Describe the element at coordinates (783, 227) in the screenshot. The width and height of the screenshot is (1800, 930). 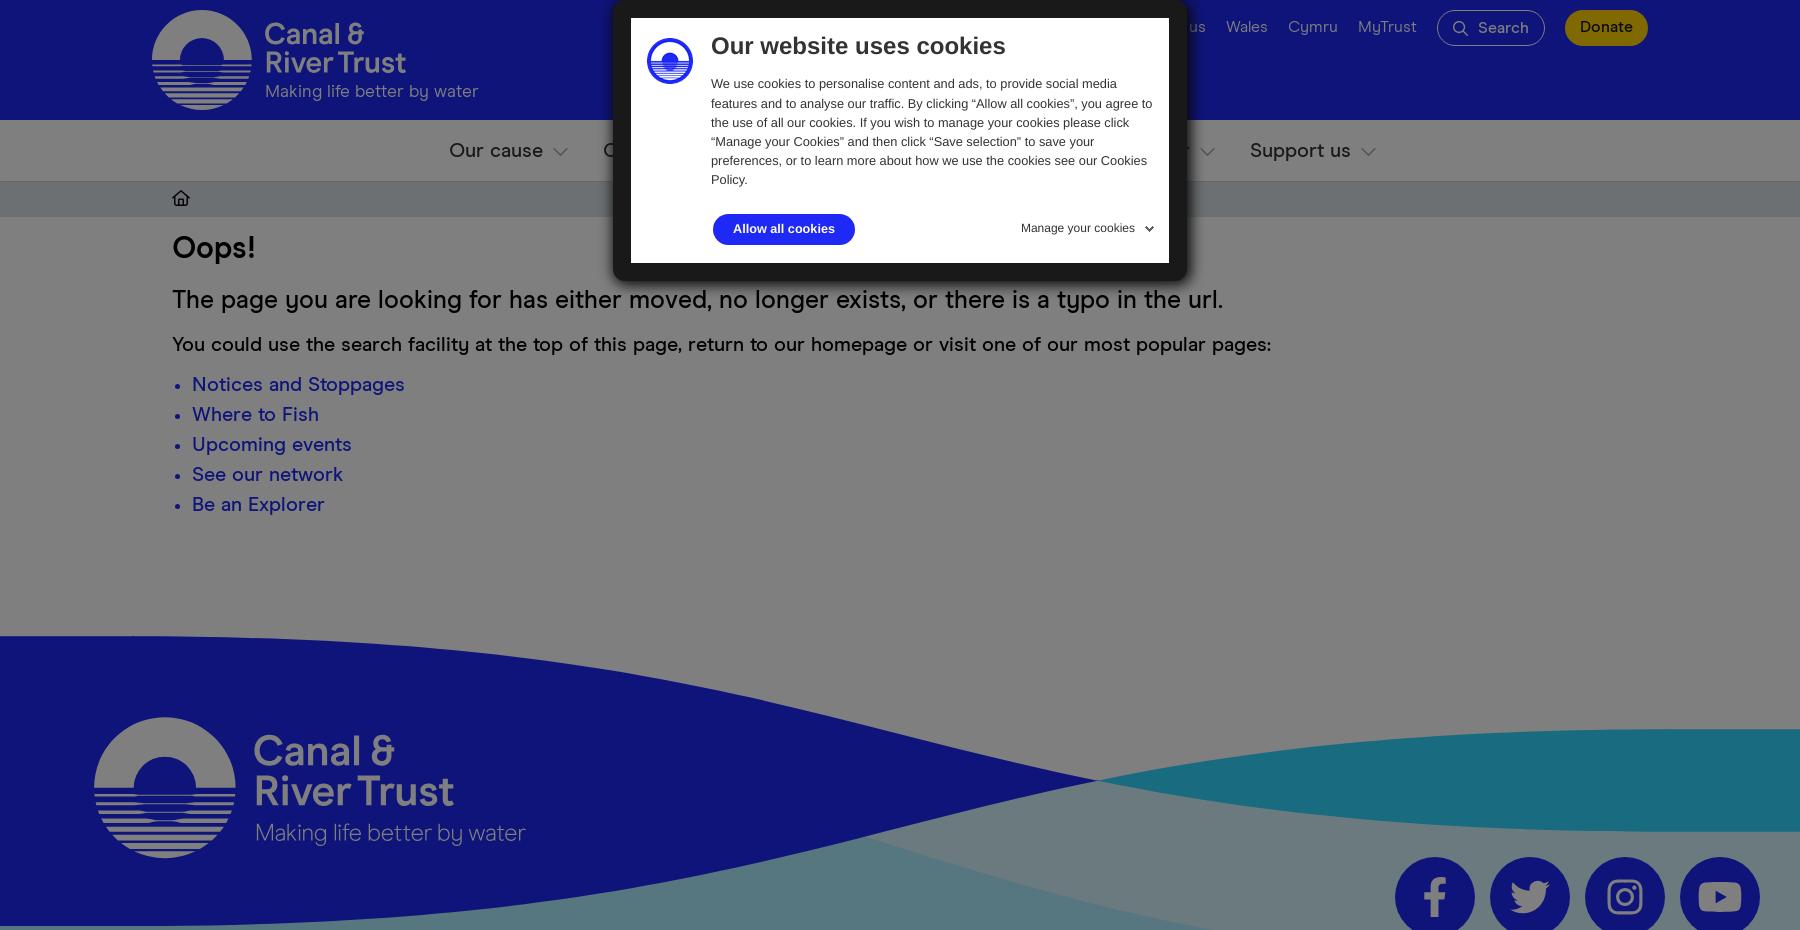
I see `'Allow all cookies'` at that location.